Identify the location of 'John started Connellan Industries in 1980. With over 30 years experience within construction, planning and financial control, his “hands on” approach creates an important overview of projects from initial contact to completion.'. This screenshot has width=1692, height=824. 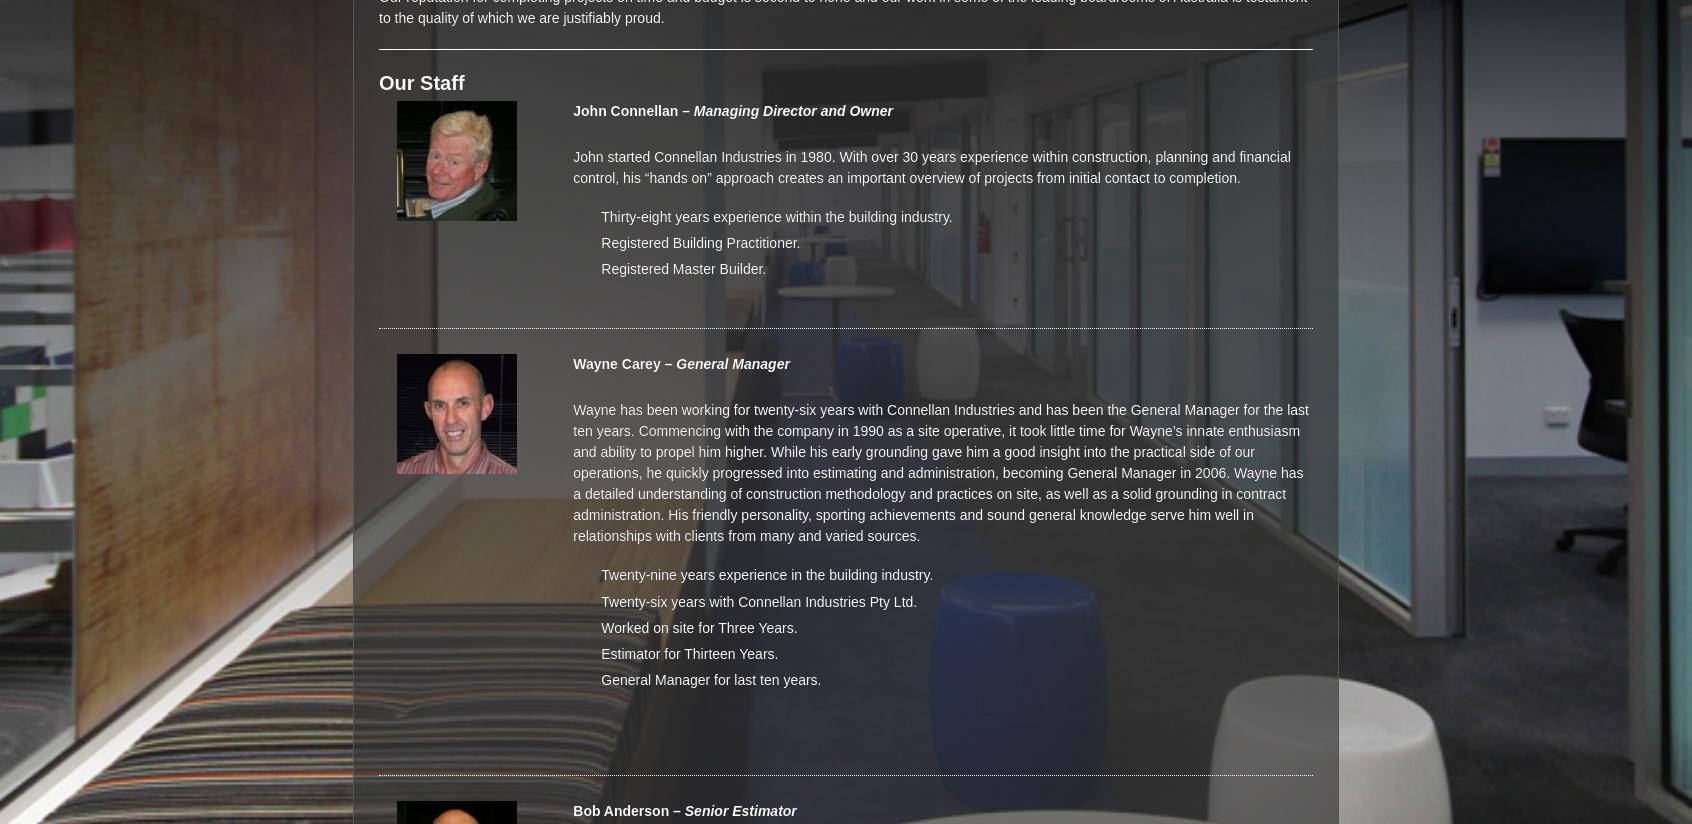
(572, 165).